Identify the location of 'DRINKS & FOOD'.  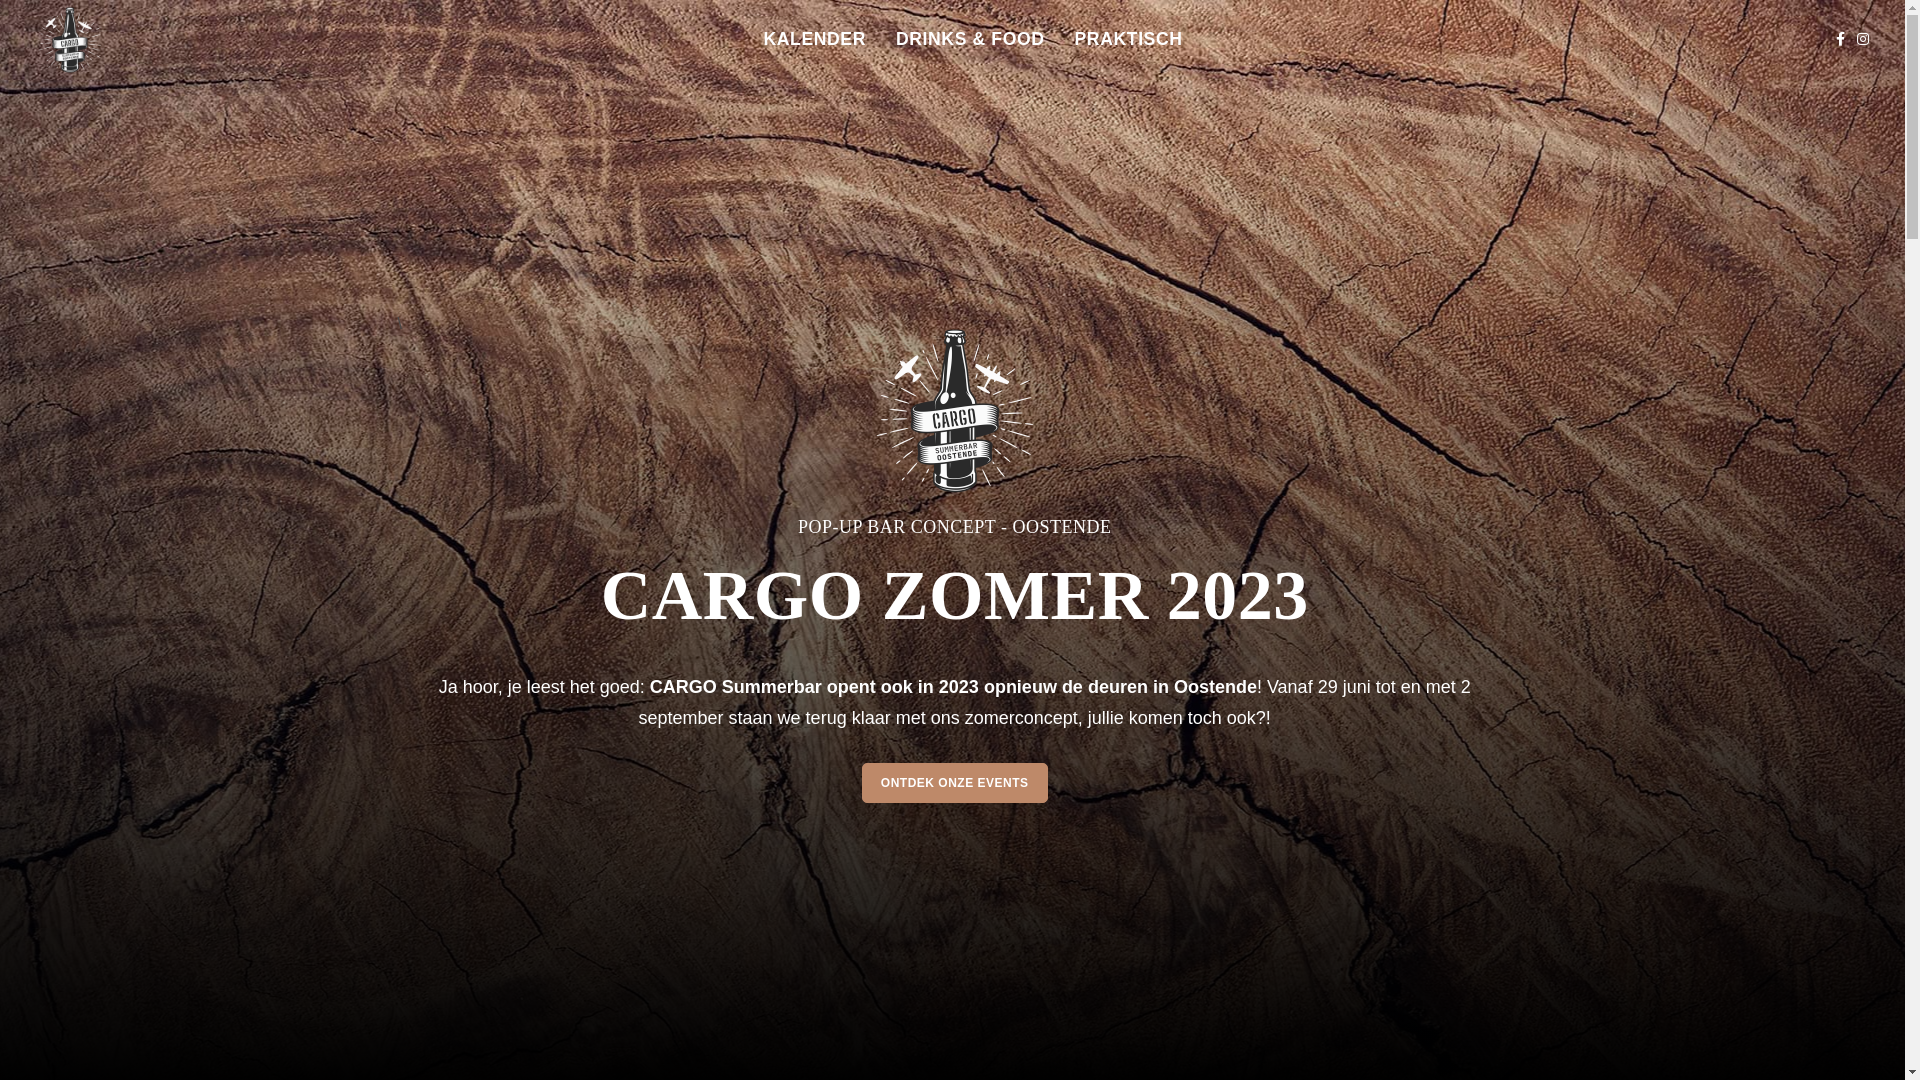
(970, 38).